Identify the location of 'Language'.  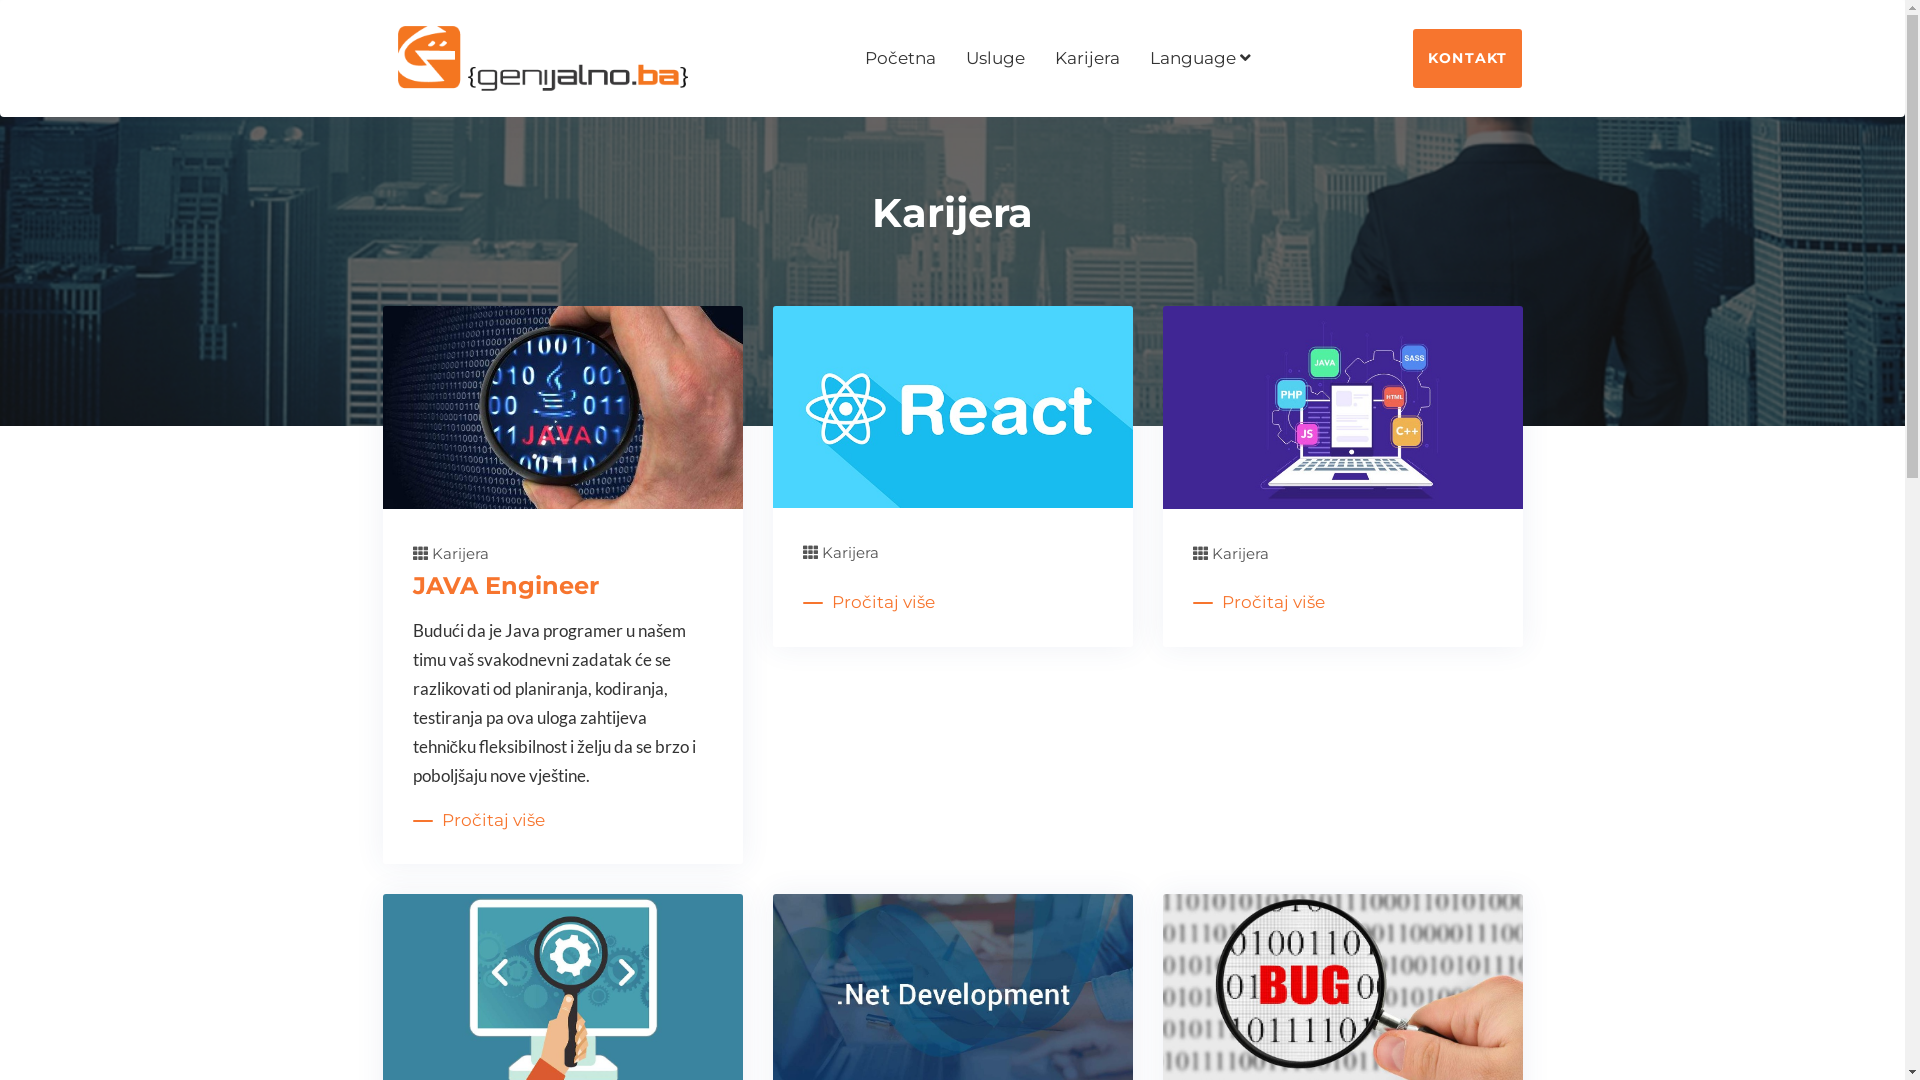
(1200, 57).